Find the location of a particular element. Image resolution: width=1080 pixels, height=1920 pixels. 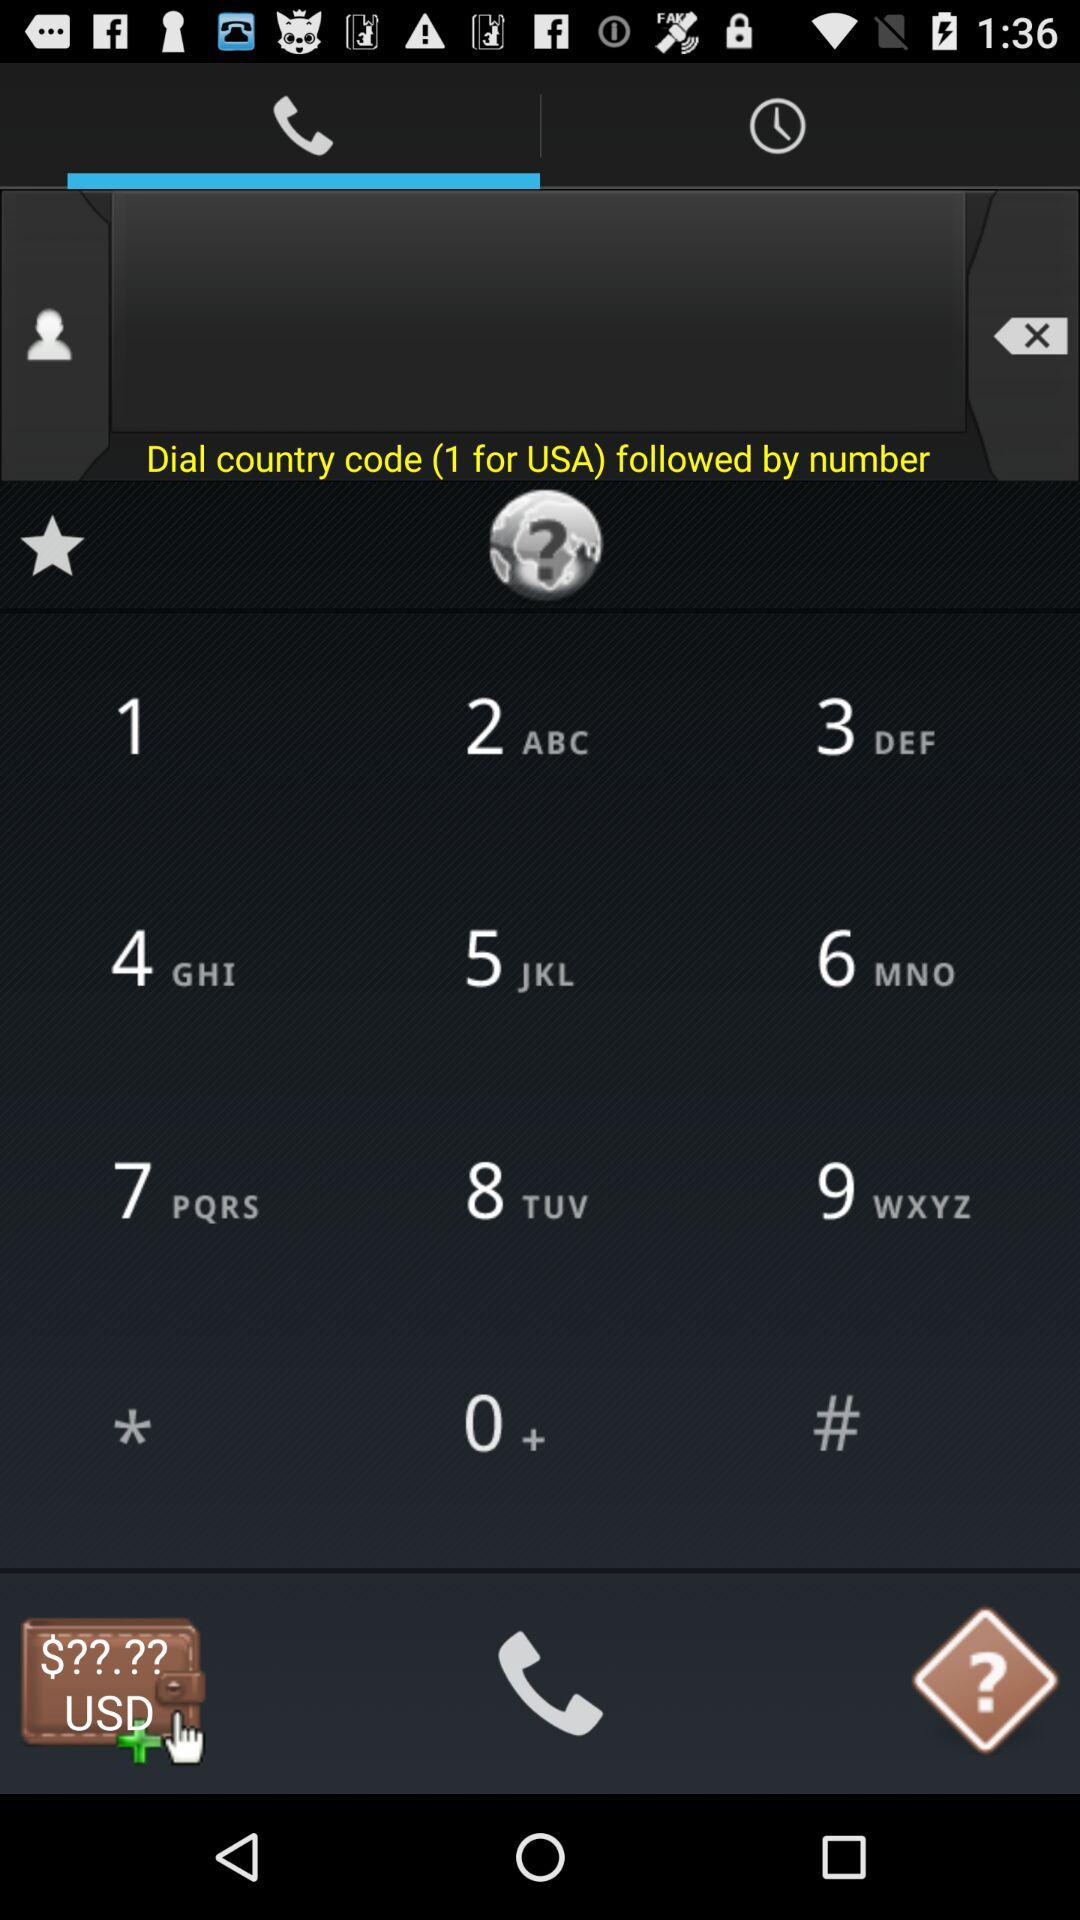

the number 7 is located at coordinates (189, 1193).